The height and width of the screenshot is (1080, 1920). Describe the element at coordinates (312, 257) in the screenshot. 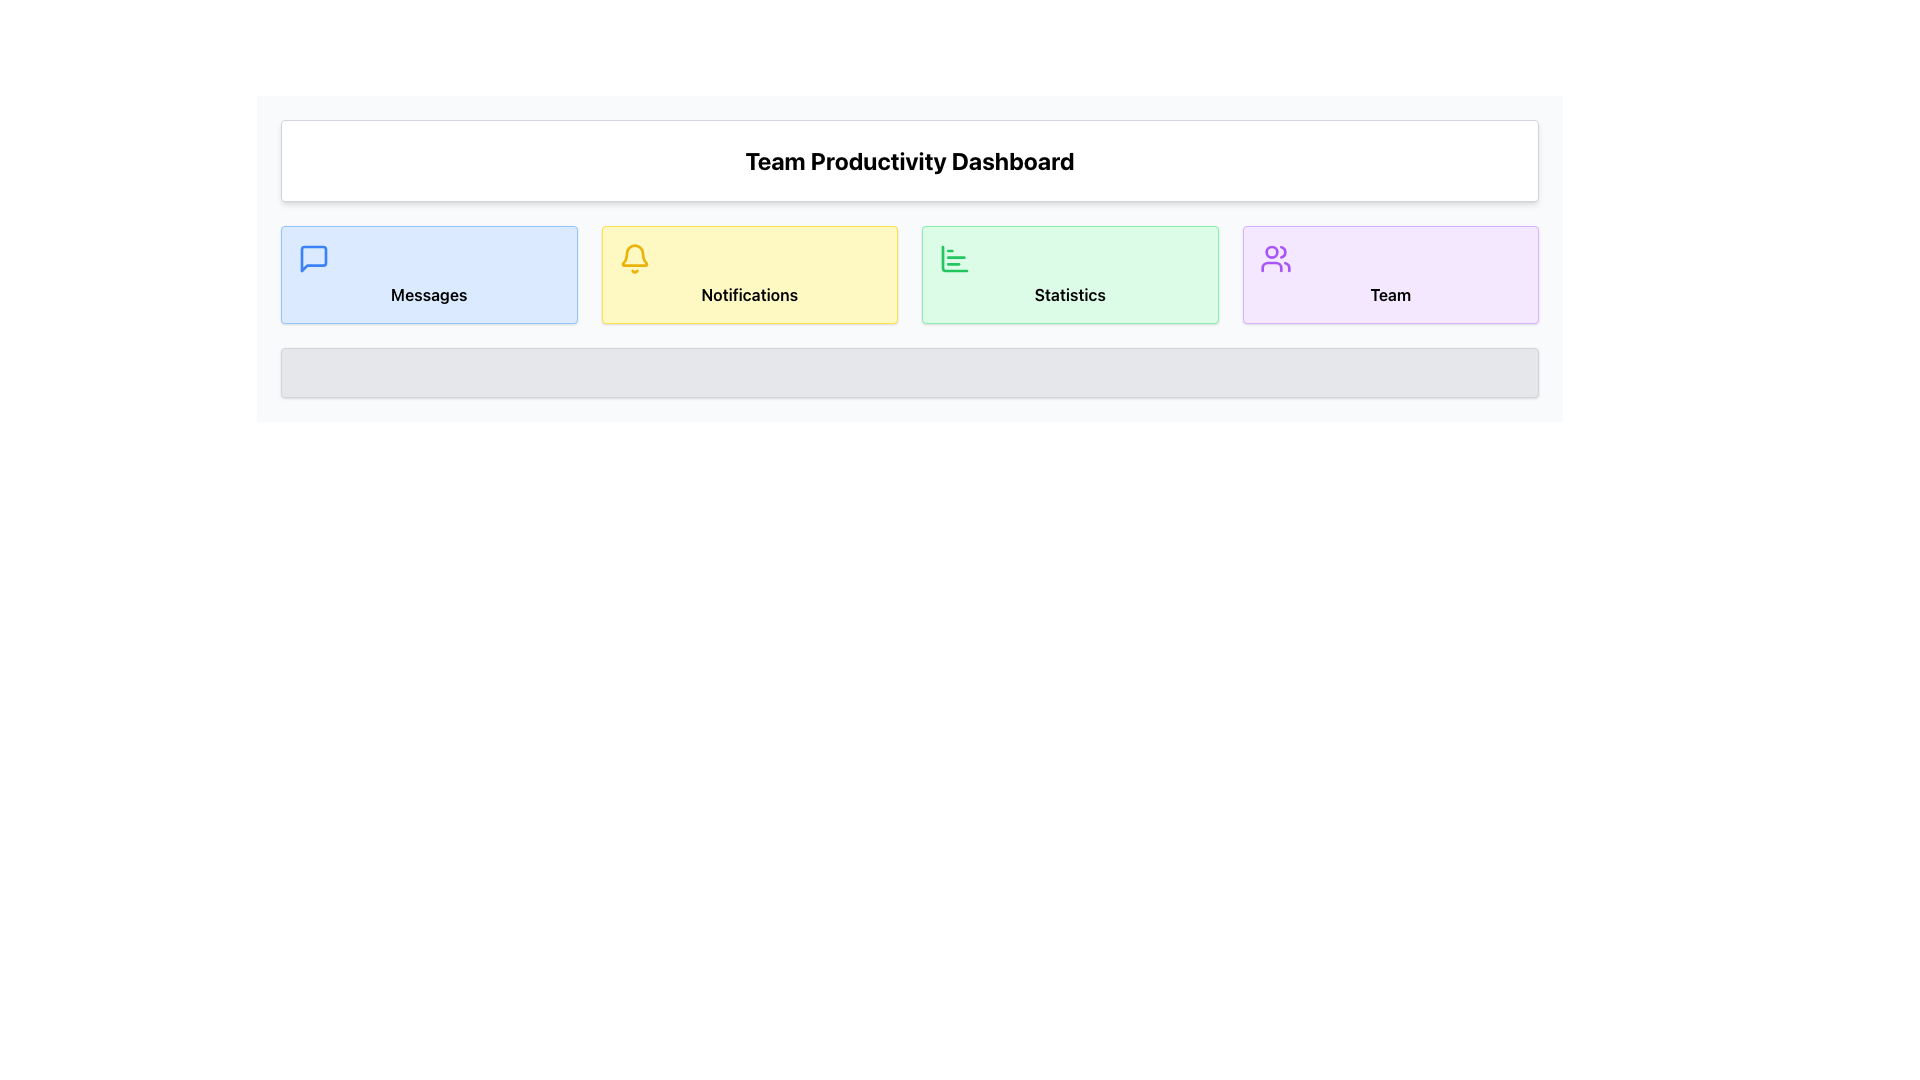

I see `the messaging icon located at the top-left corner of the 'Messages' card` at that location.